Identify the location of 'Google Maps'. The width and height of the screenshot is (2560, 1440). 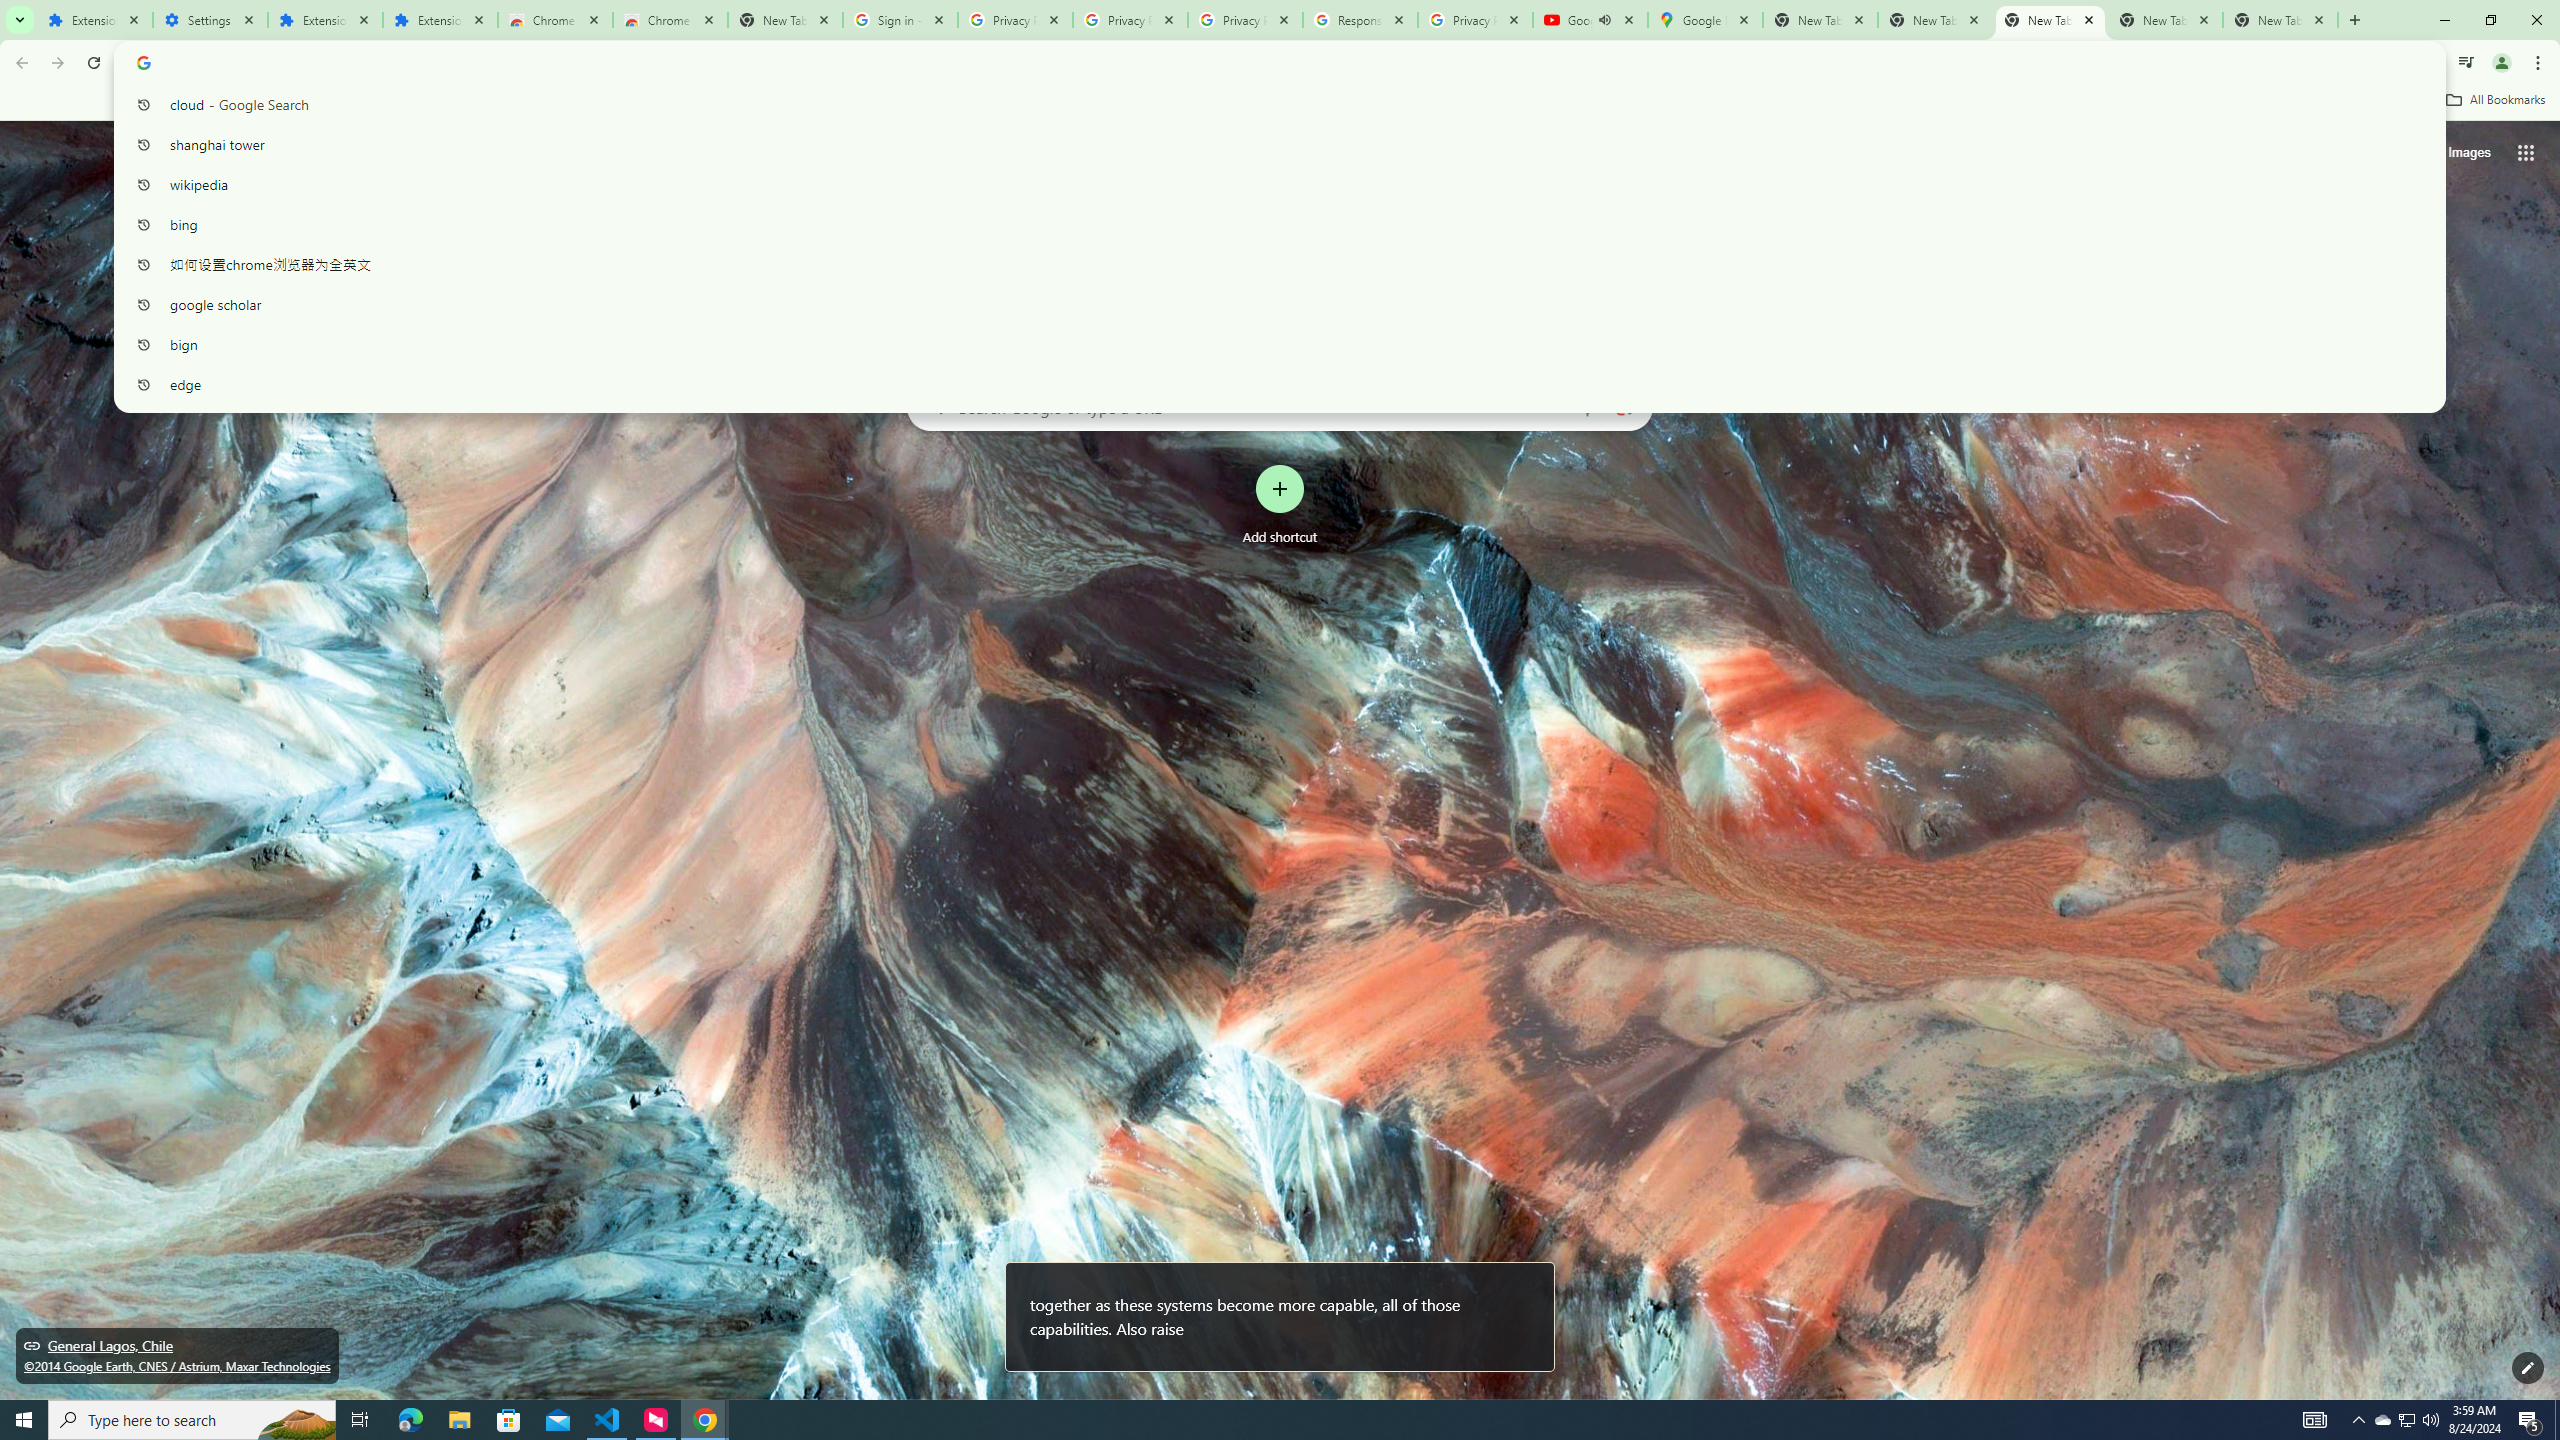
(1703, 19).